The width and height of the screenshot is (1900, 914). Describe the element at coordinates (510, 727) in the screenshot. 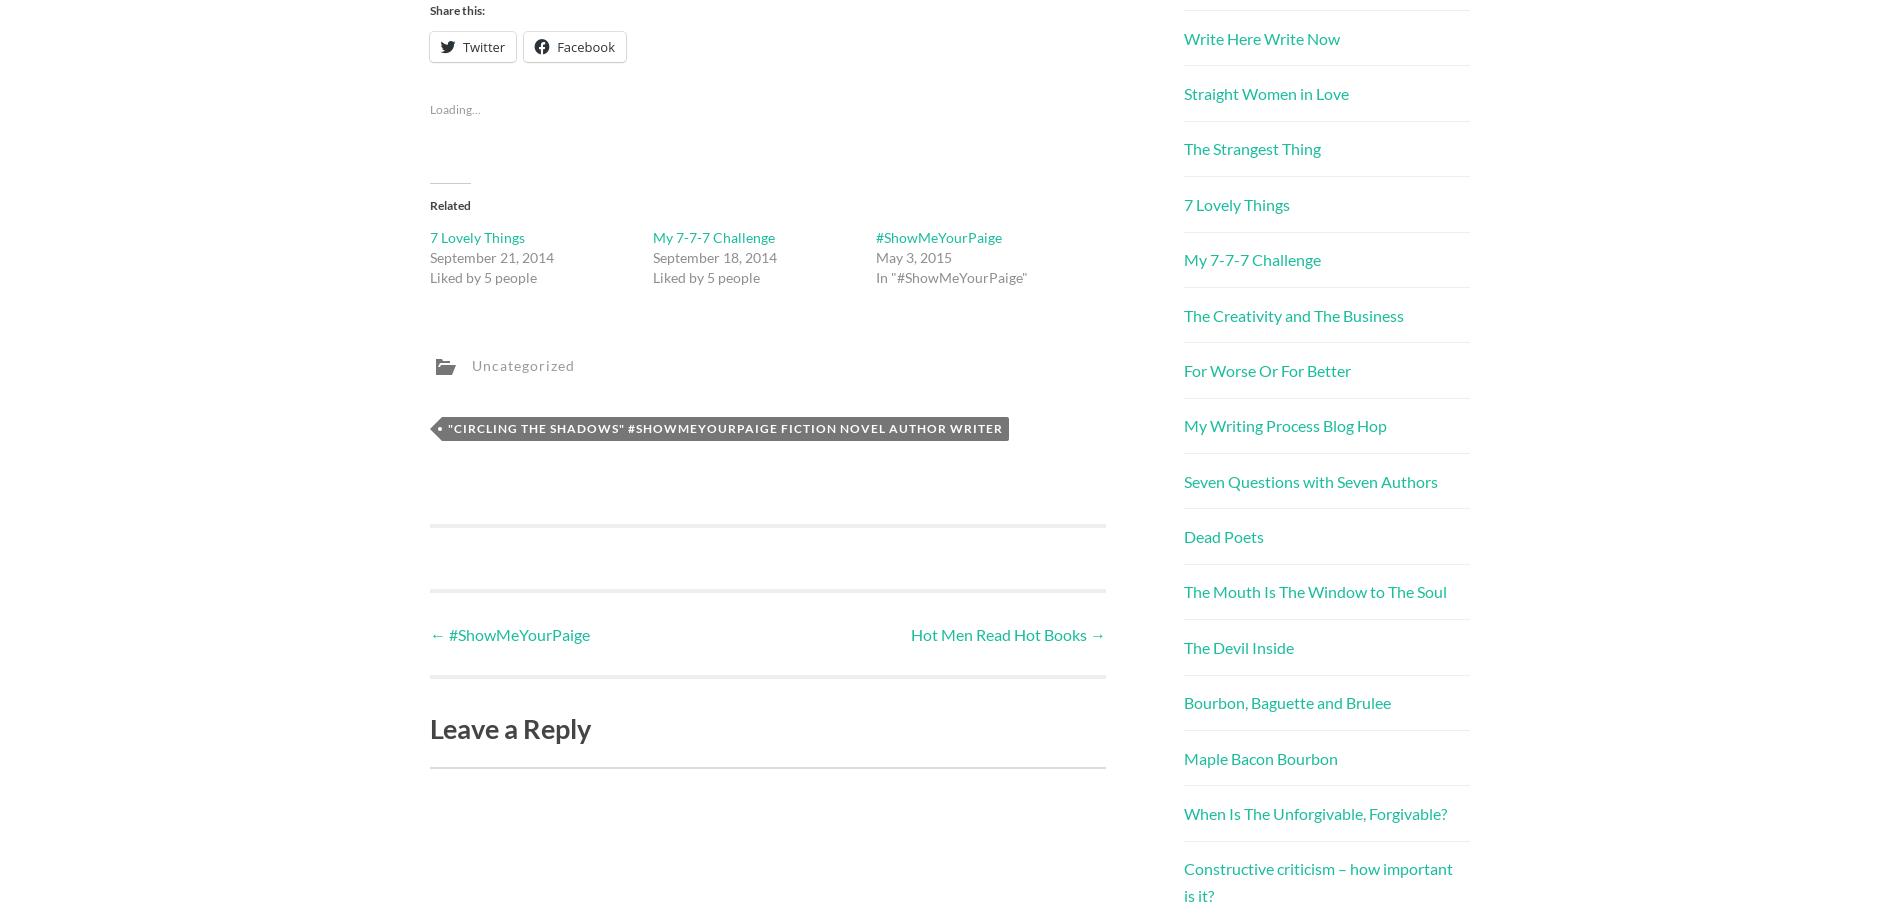

I see `'Leave a Reply'` at that location.